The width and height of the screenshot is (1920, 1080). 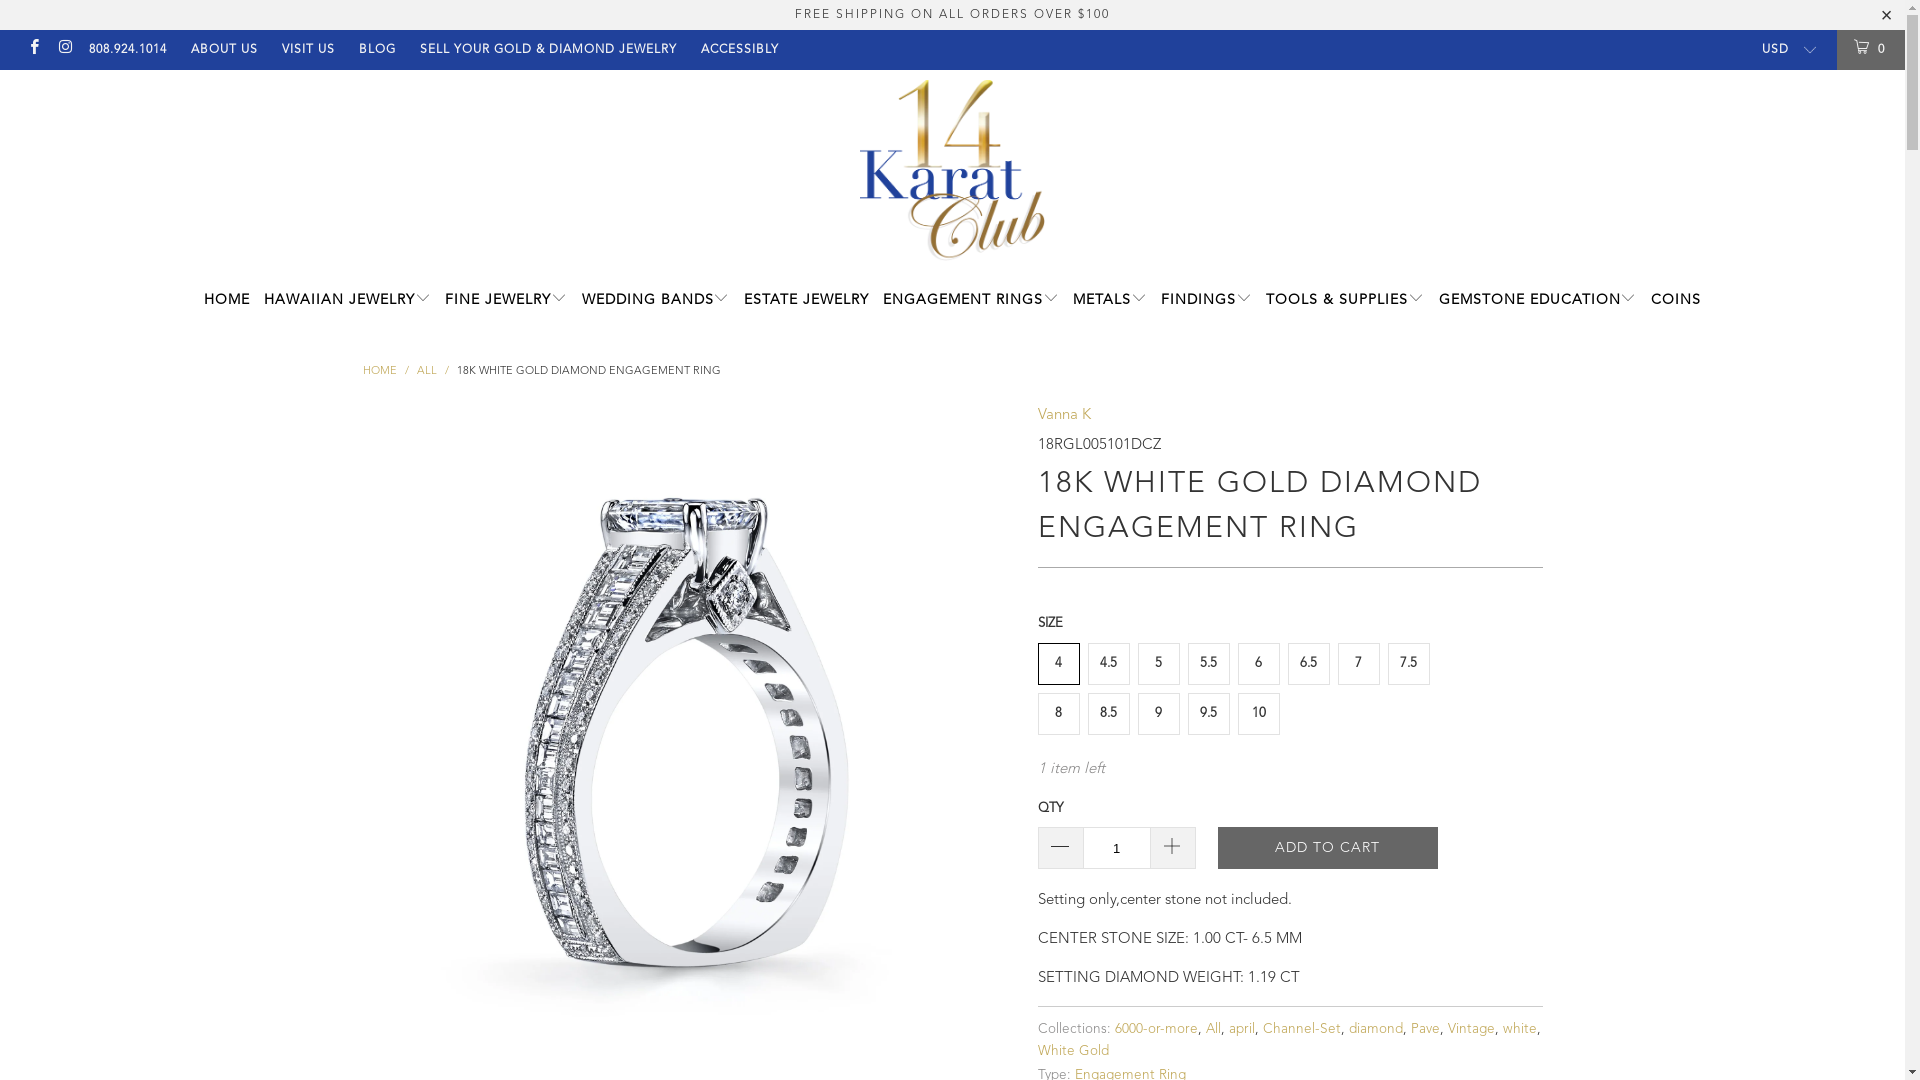 What do you see at coordinates (33, 49) in the screenshot?
I see `'14 Karat Club on Facebook'` at bounding box center [33, 49].